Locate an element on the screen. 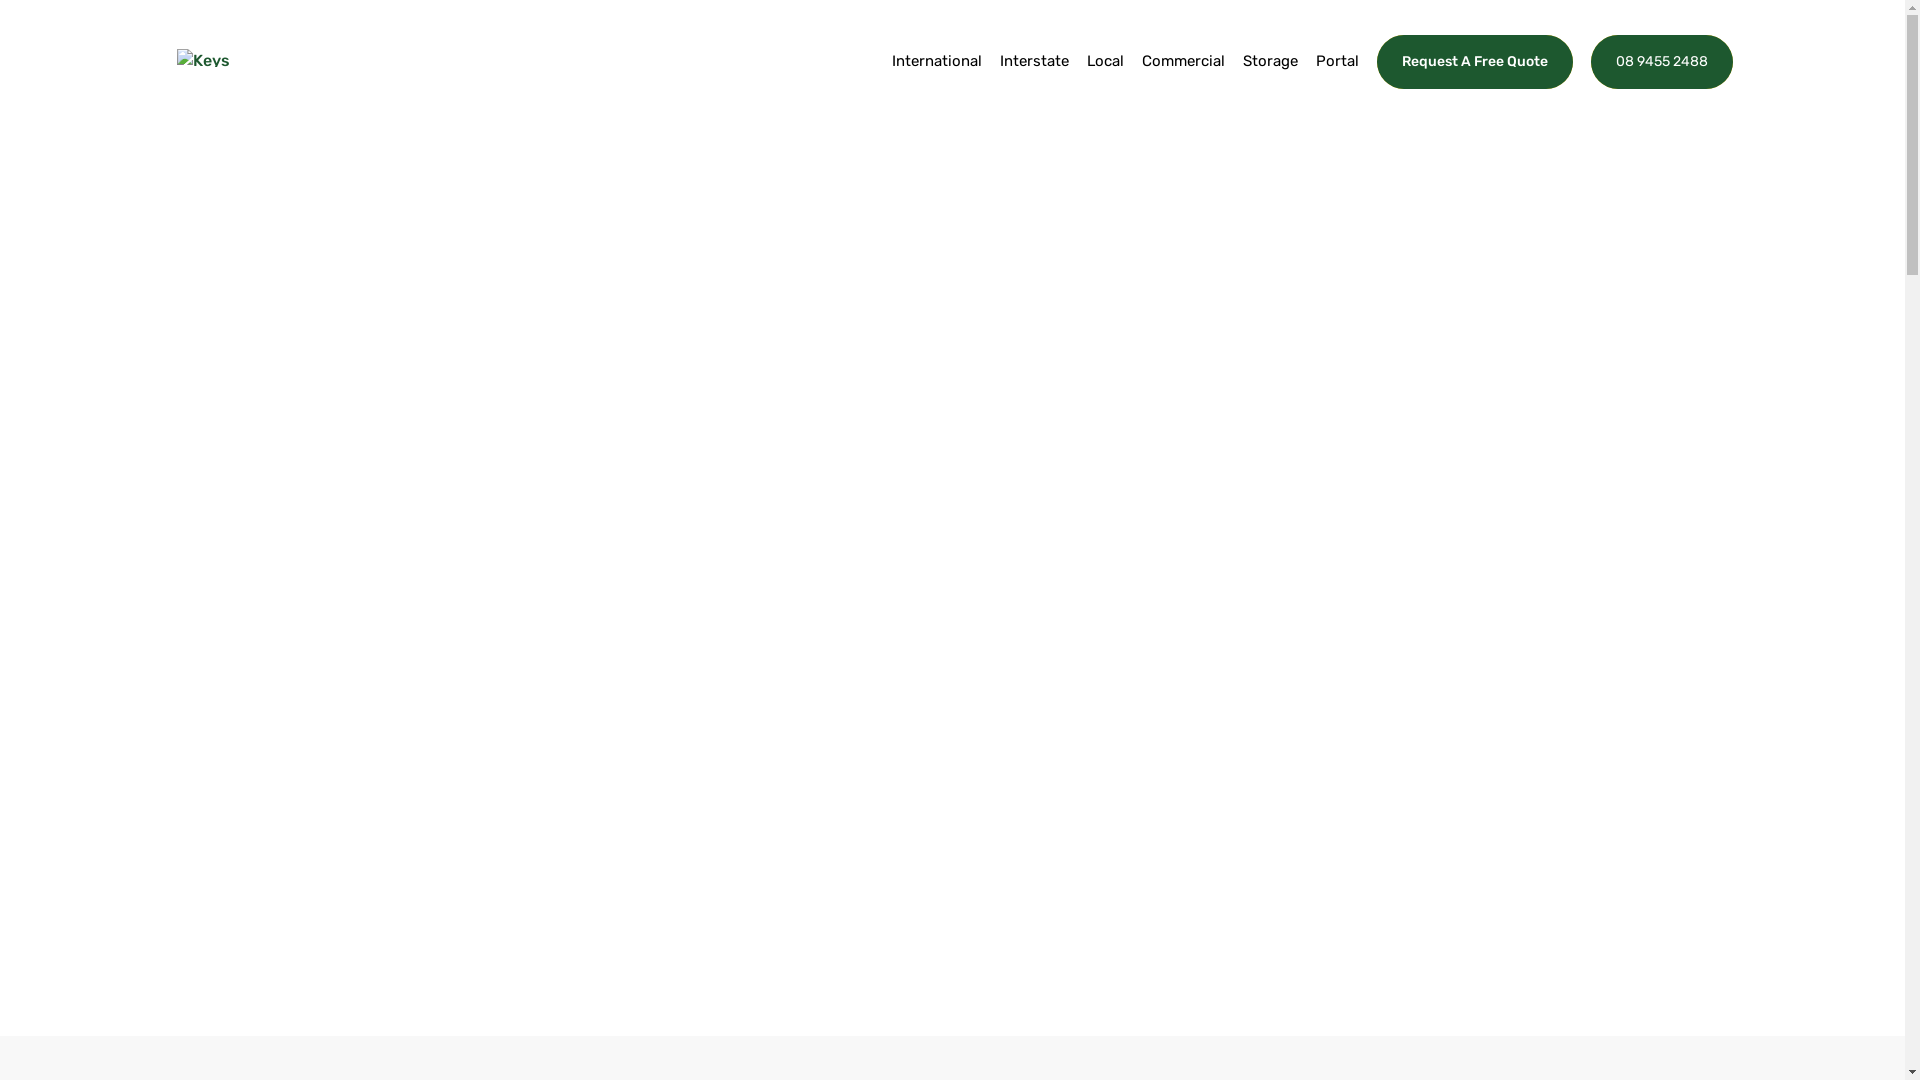 This screenshot has height=1080, width=1920. 'Interstate' is located at coordinates (1034, 83).